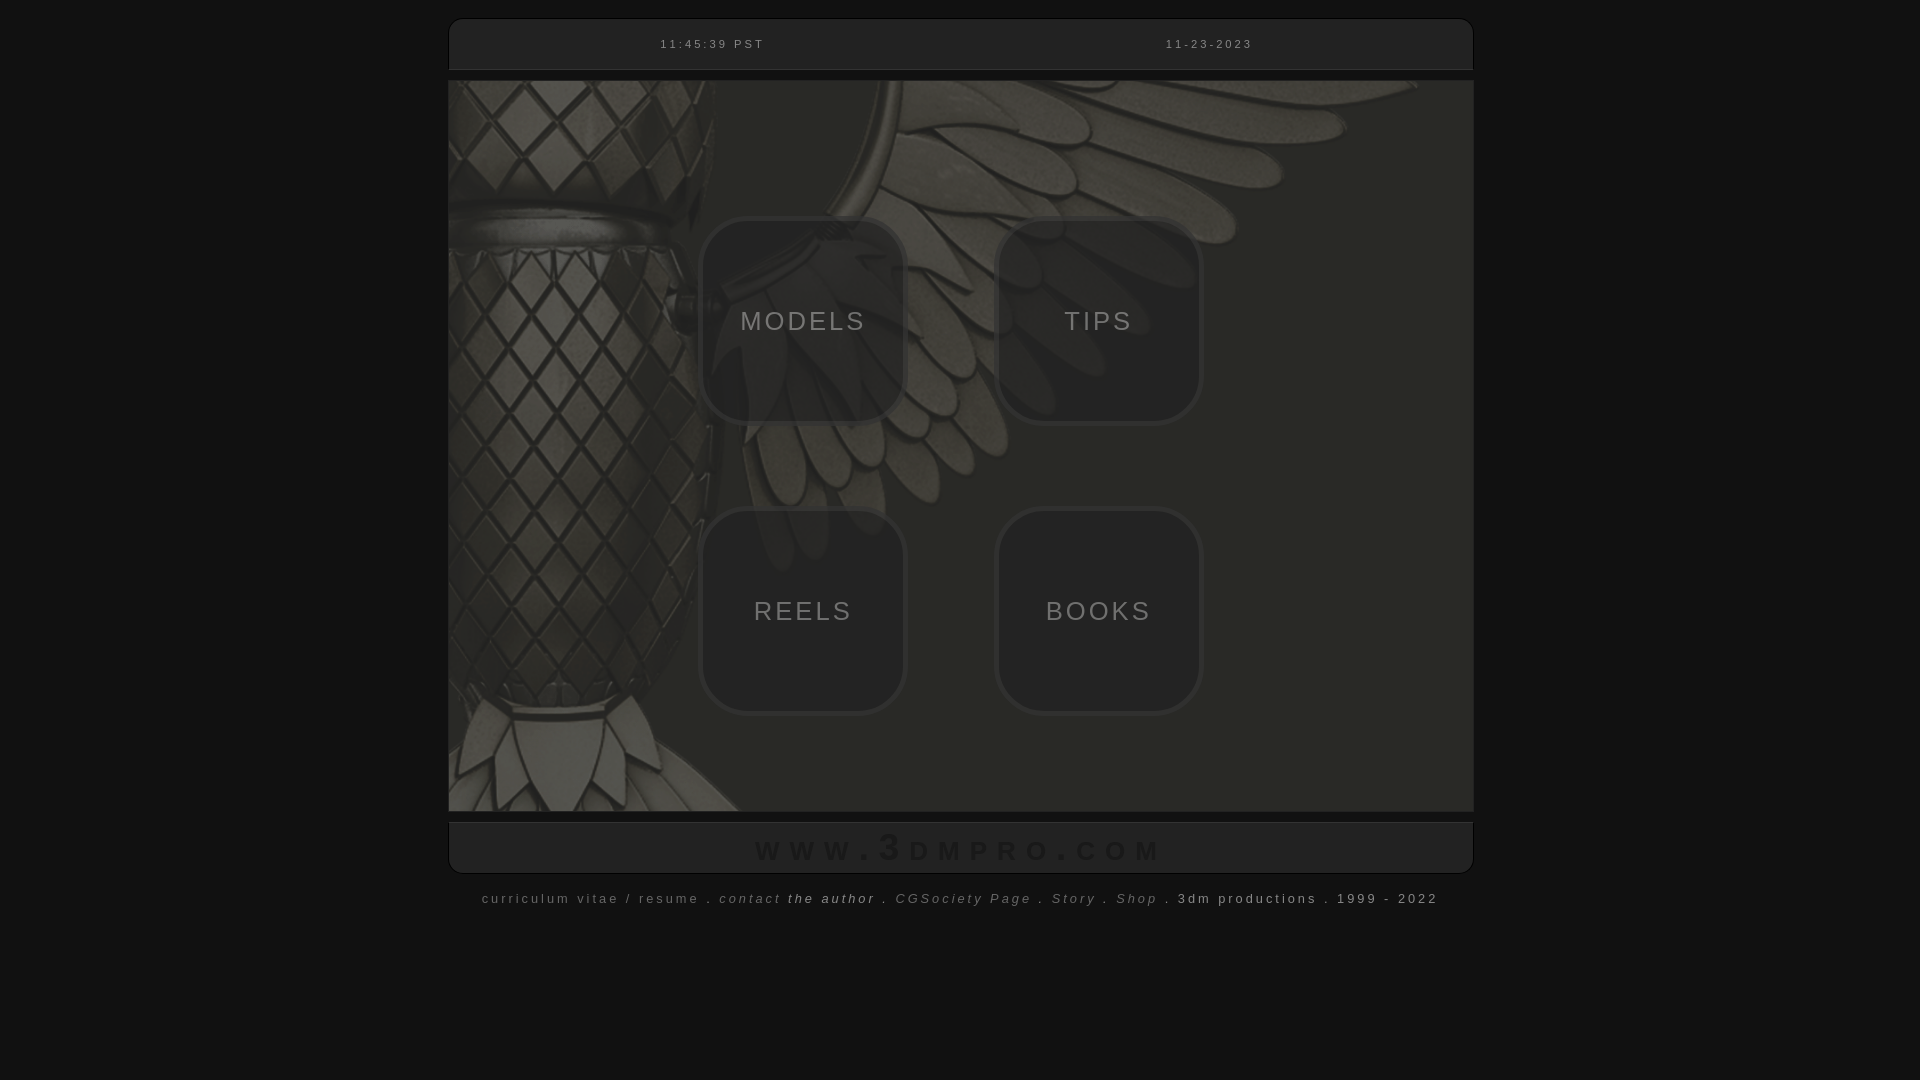 This screenshot has height=1080, width=1920. What do you see at coordinates (748, 897) in the screenshot?
I see `'contact'` at bounding box center [748, 897].